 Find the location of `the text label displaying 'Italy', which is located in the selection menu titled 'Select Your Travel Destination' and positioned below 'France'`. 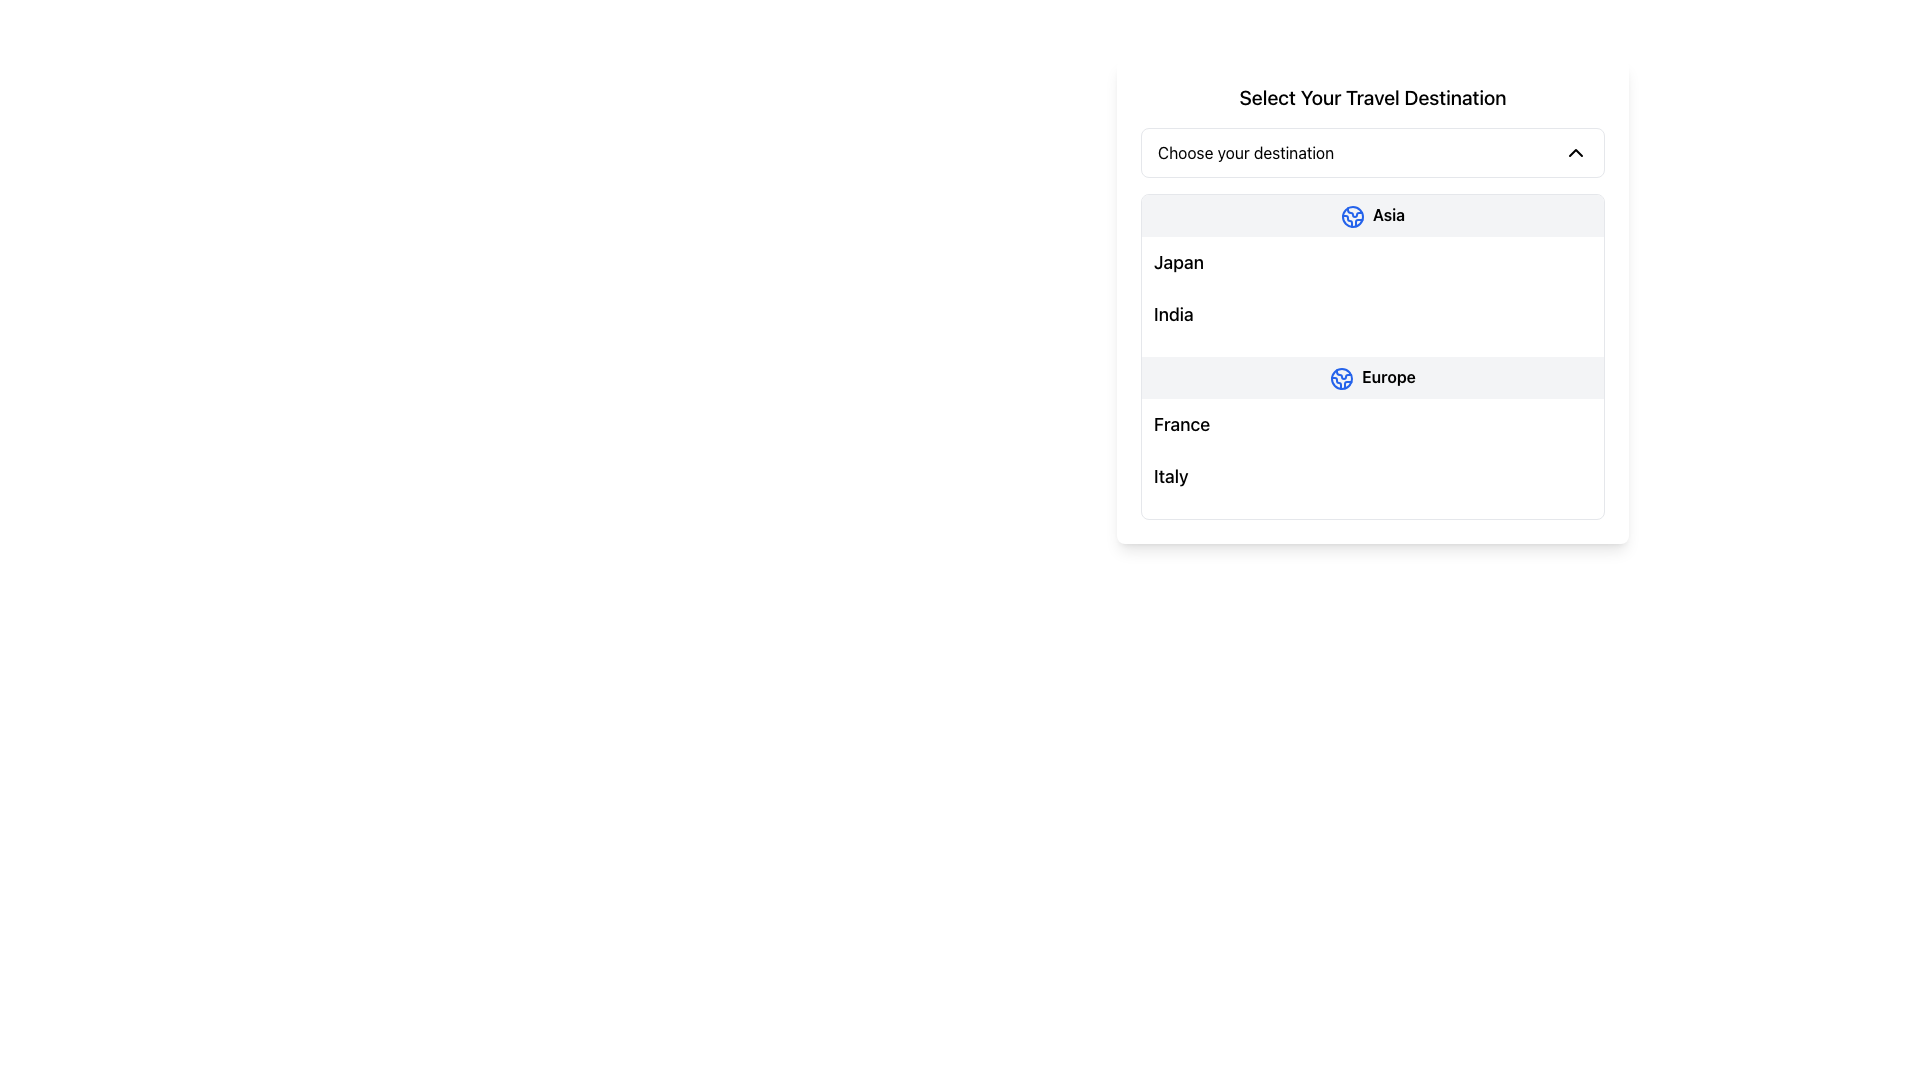

the text label displaying 'Italy', which is located in the selection menu titled 'Select Your Travel Destination' and positioned below 'France' is located at coordinates (1171, 476).